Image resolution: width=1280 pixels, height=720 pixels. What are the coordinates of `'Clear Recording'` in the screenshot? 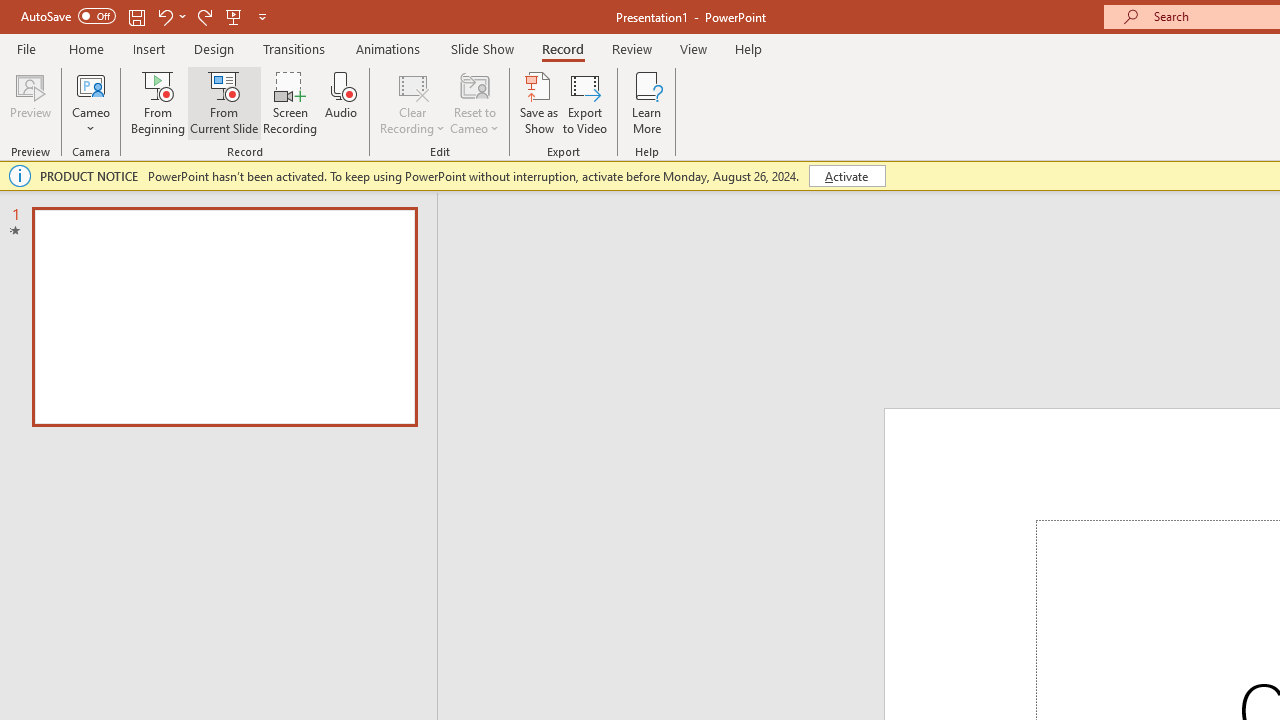 It's located at (411, 103).